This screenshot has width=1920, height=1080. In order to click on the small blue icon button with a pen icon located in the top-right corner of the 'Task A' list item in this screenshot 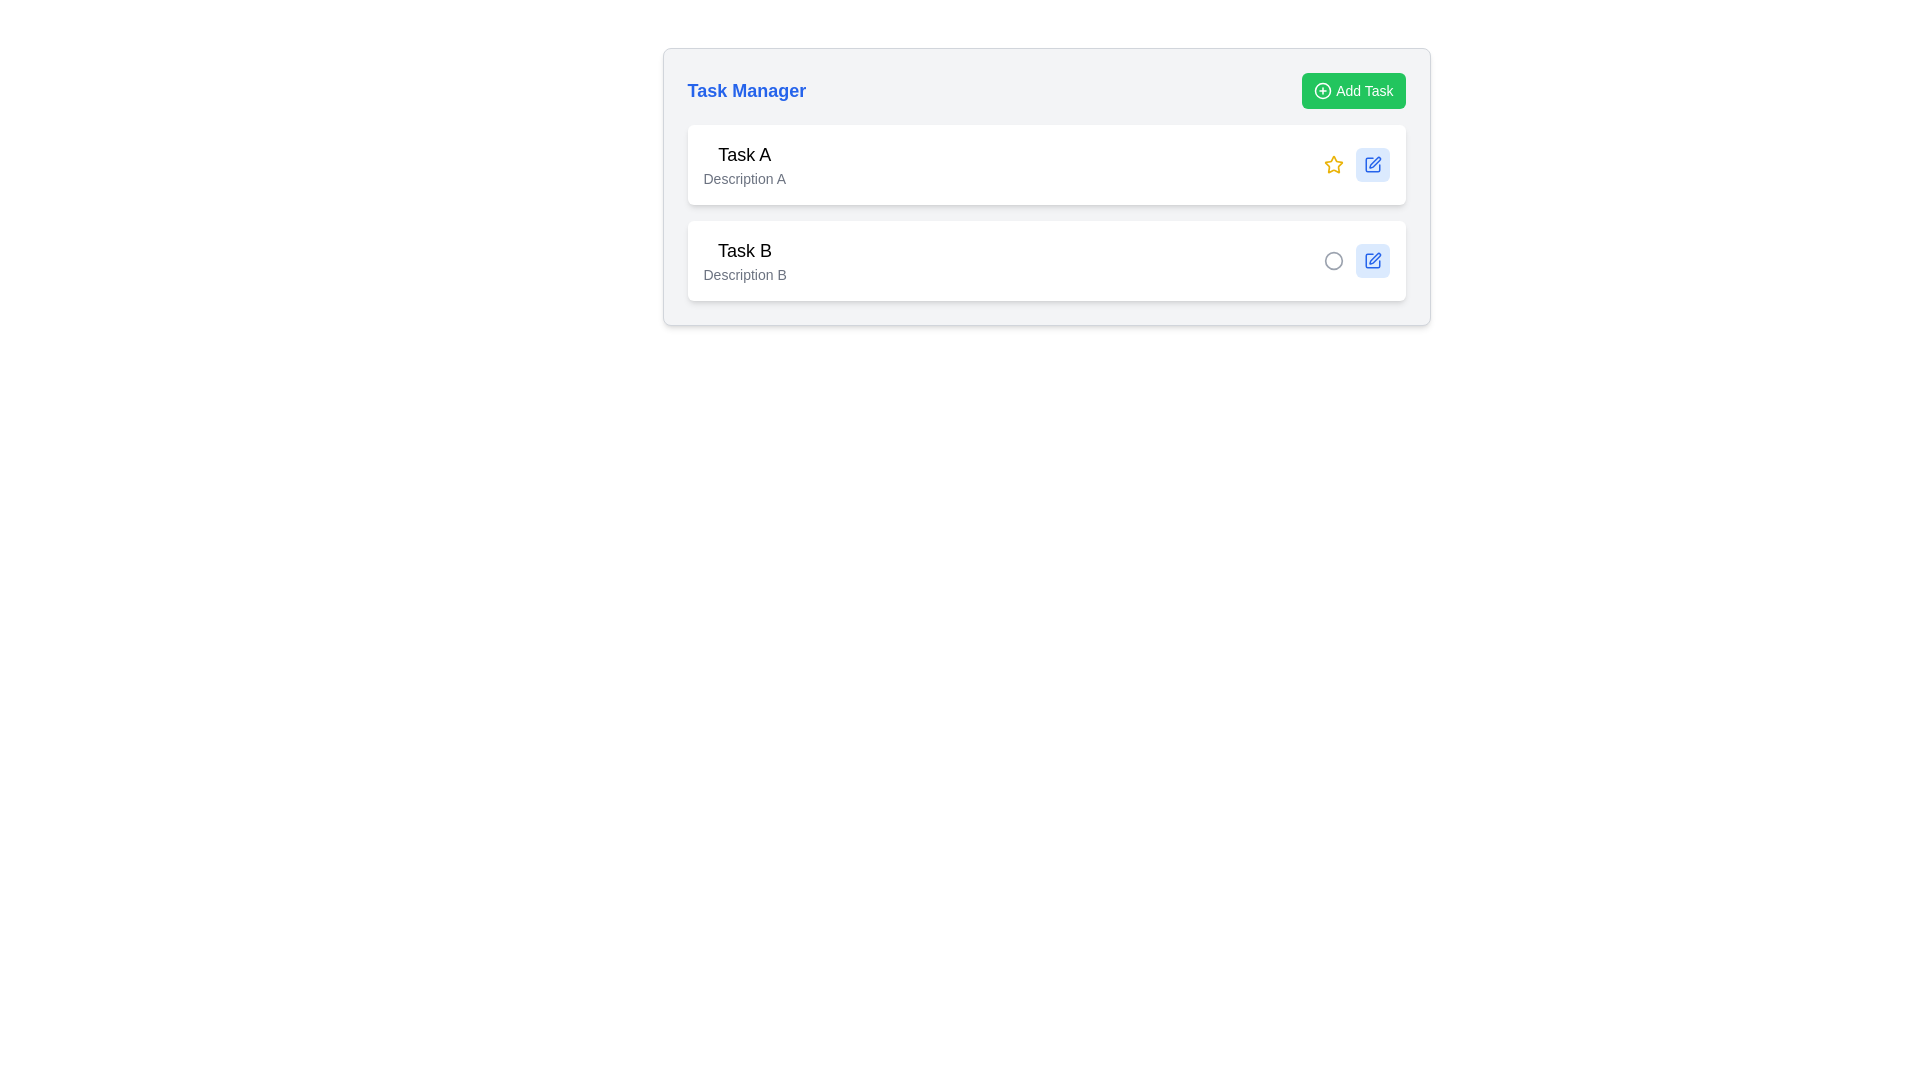, I will do `click(1371, 164)`.